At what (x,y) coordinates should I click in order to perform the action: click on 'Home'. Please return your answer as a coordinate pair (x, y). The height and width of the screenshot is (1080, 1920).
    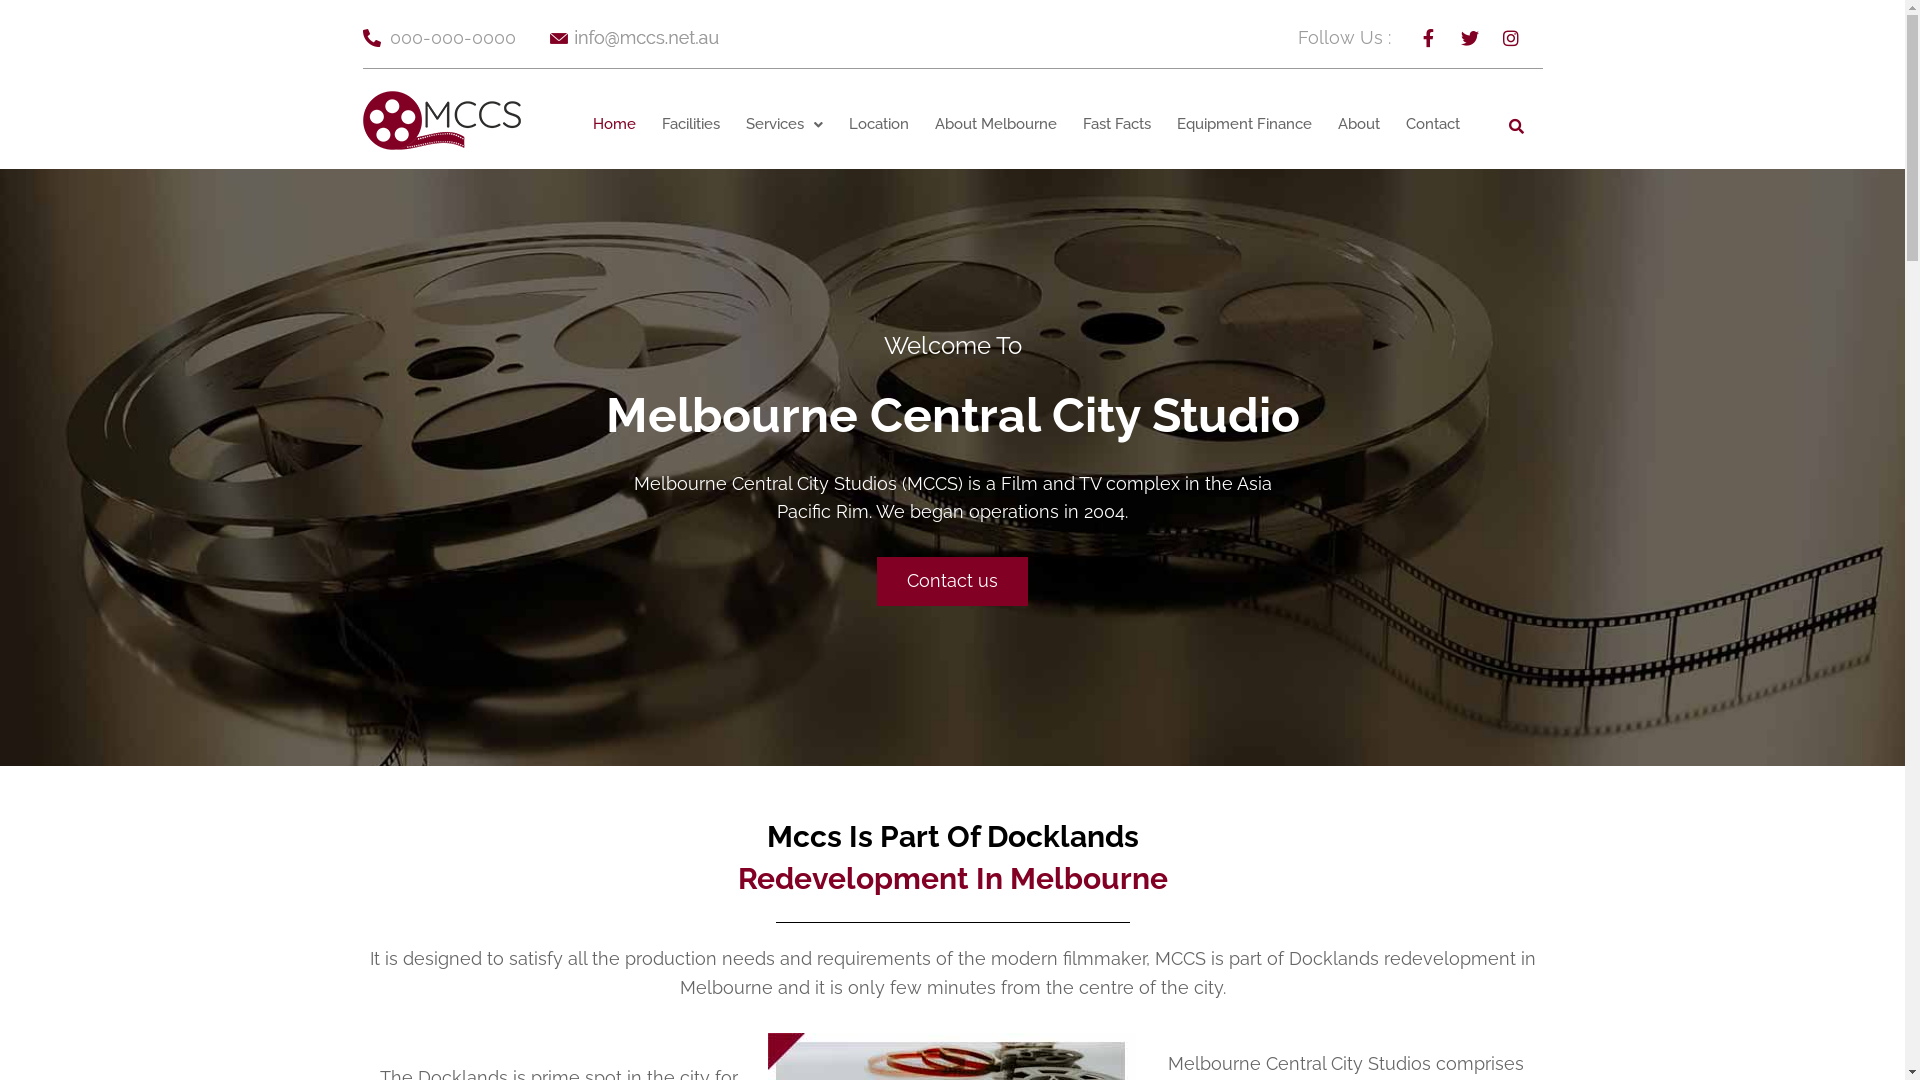
    Looking at the image, I should click on (613, 124).